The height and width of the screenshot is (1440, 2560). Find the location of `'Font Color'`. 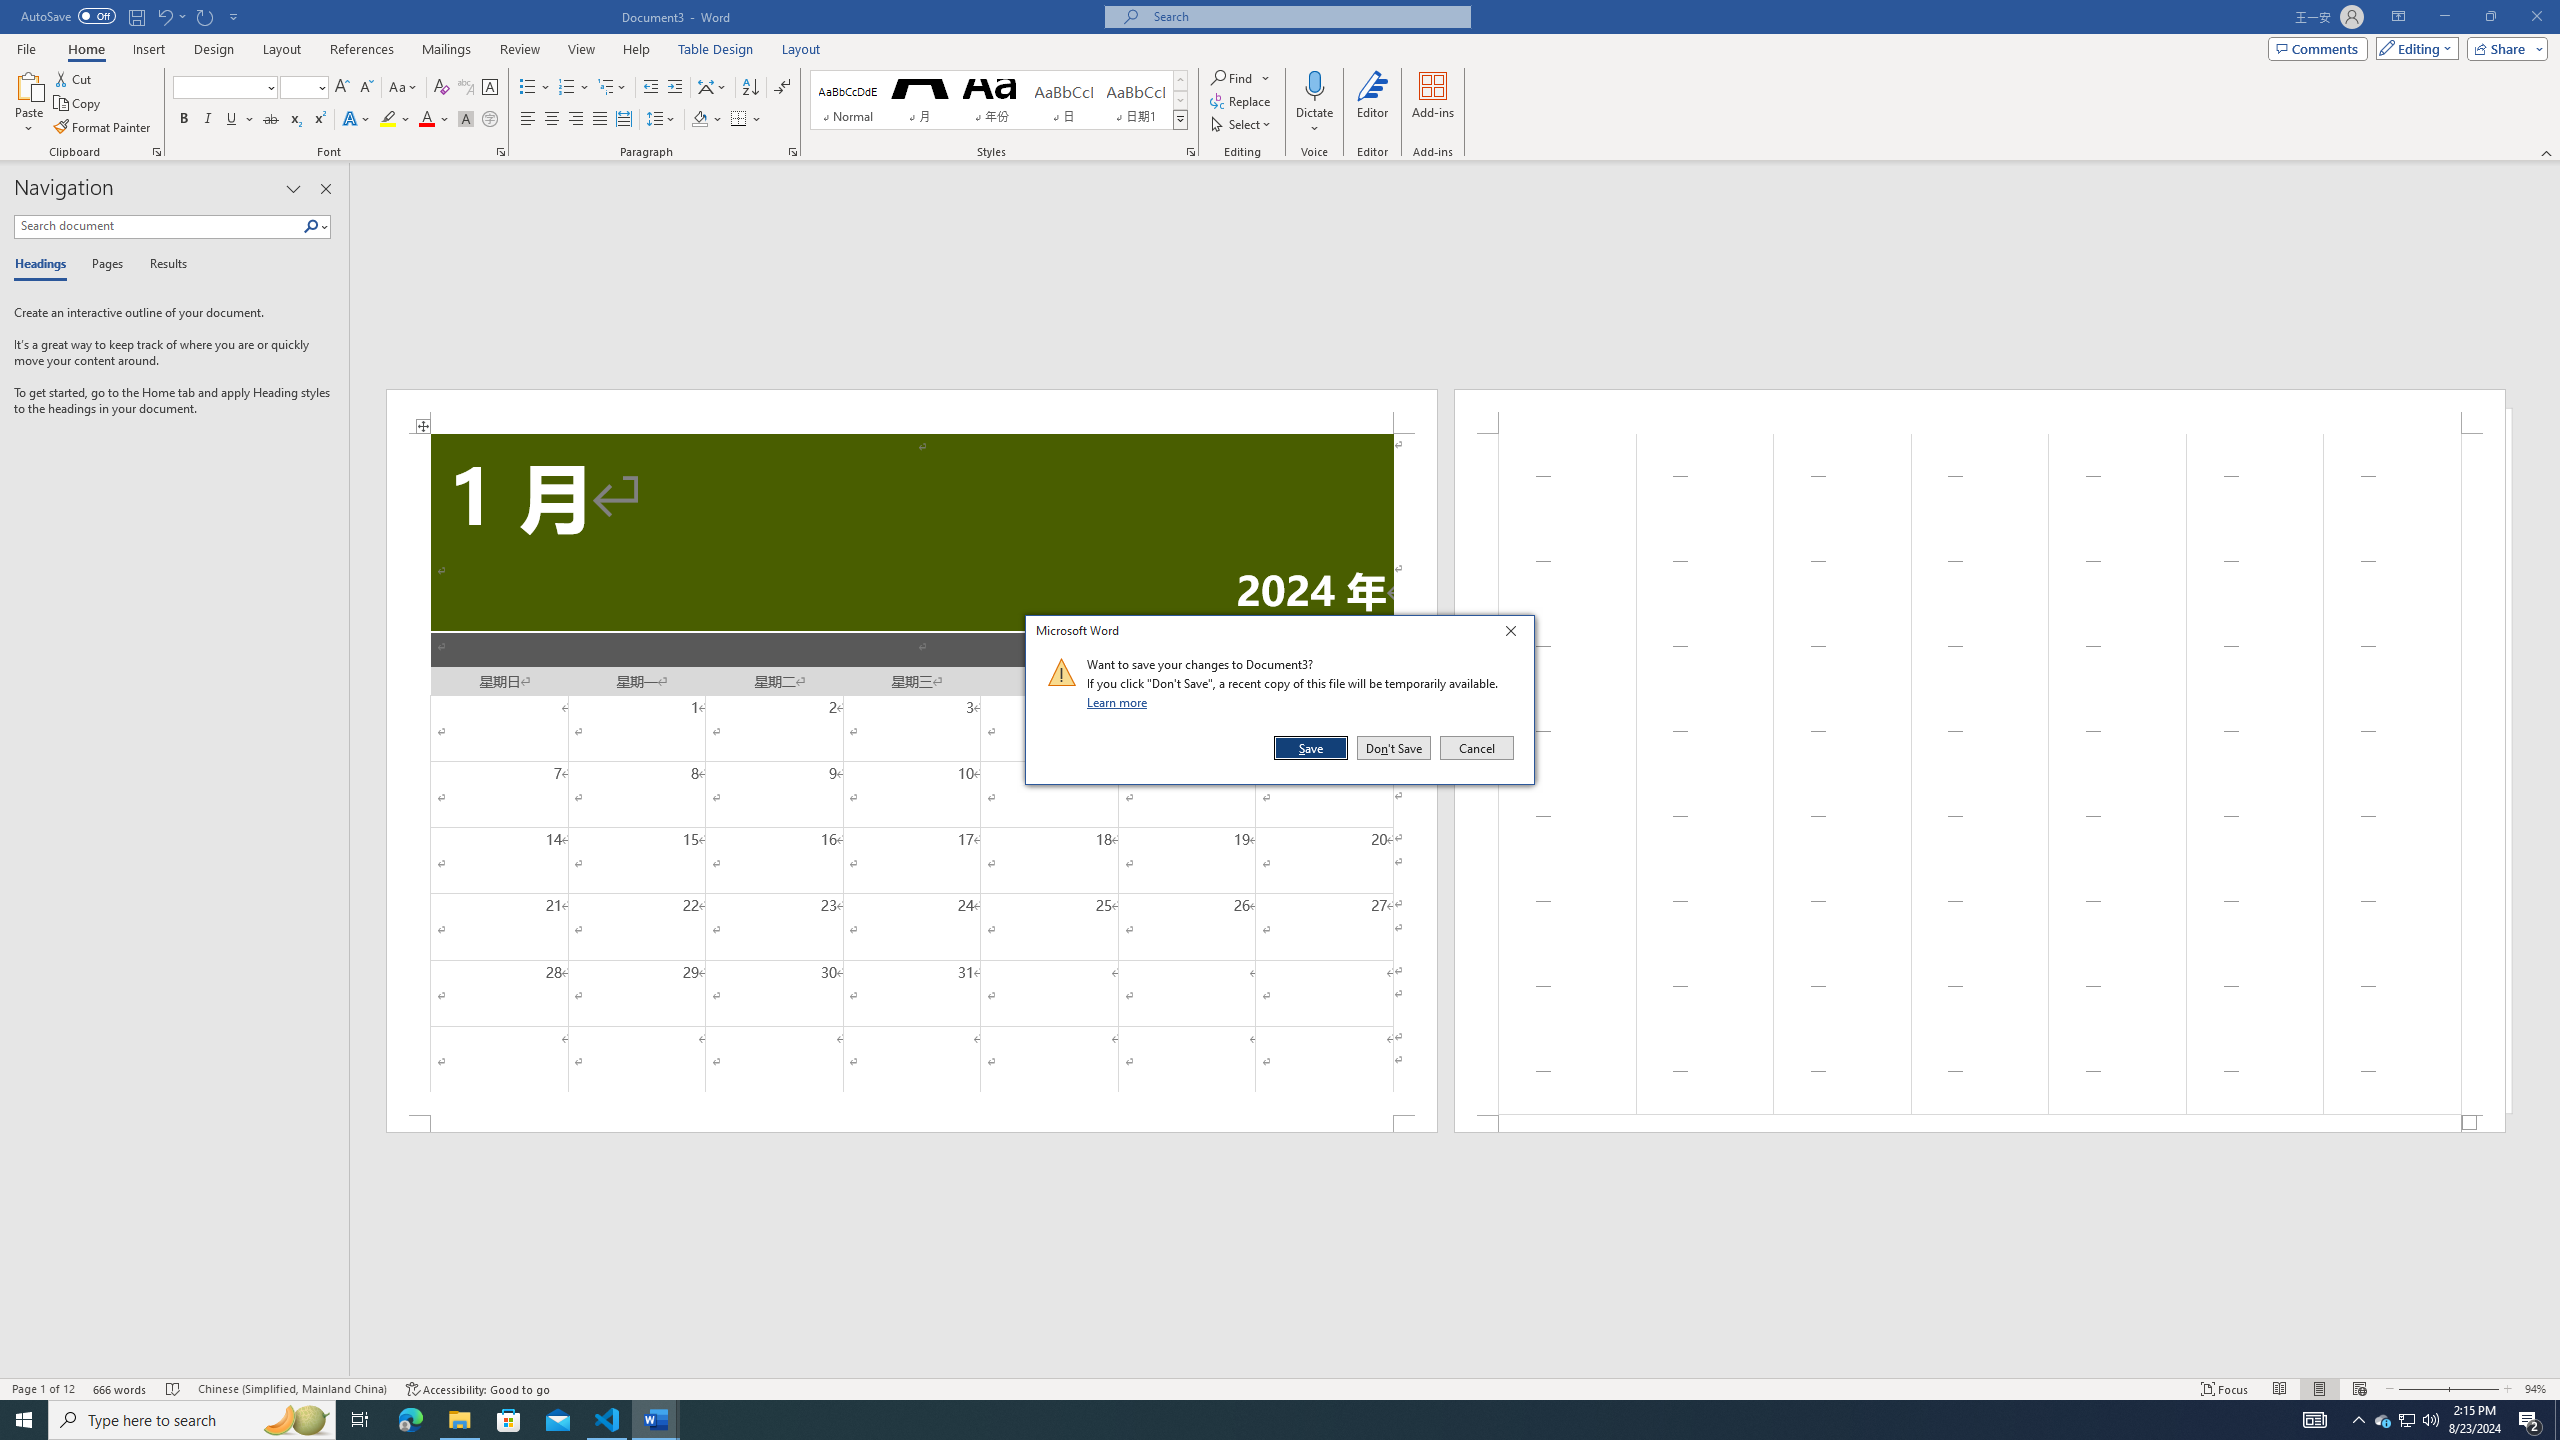

'Font Color' is located at coordinates (432, 118).